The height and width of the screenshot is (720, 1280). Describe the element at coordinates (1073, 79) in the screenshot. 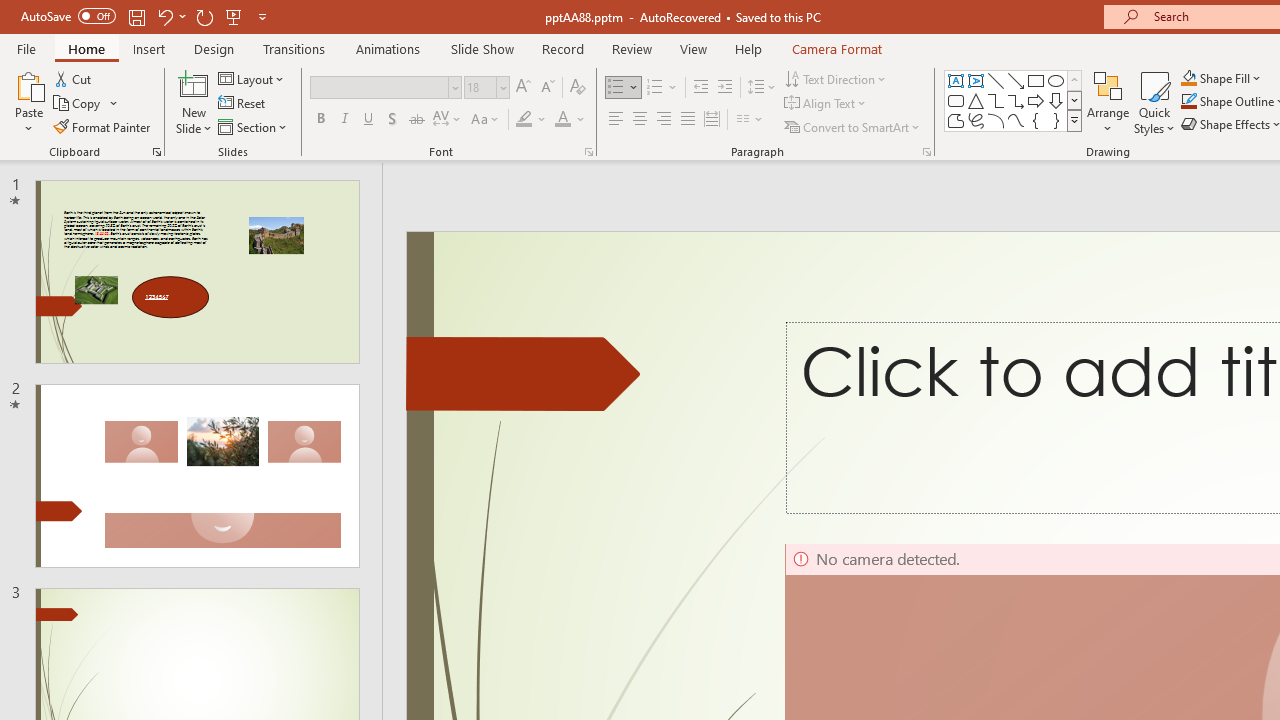

I see `'Row up'` at that location.